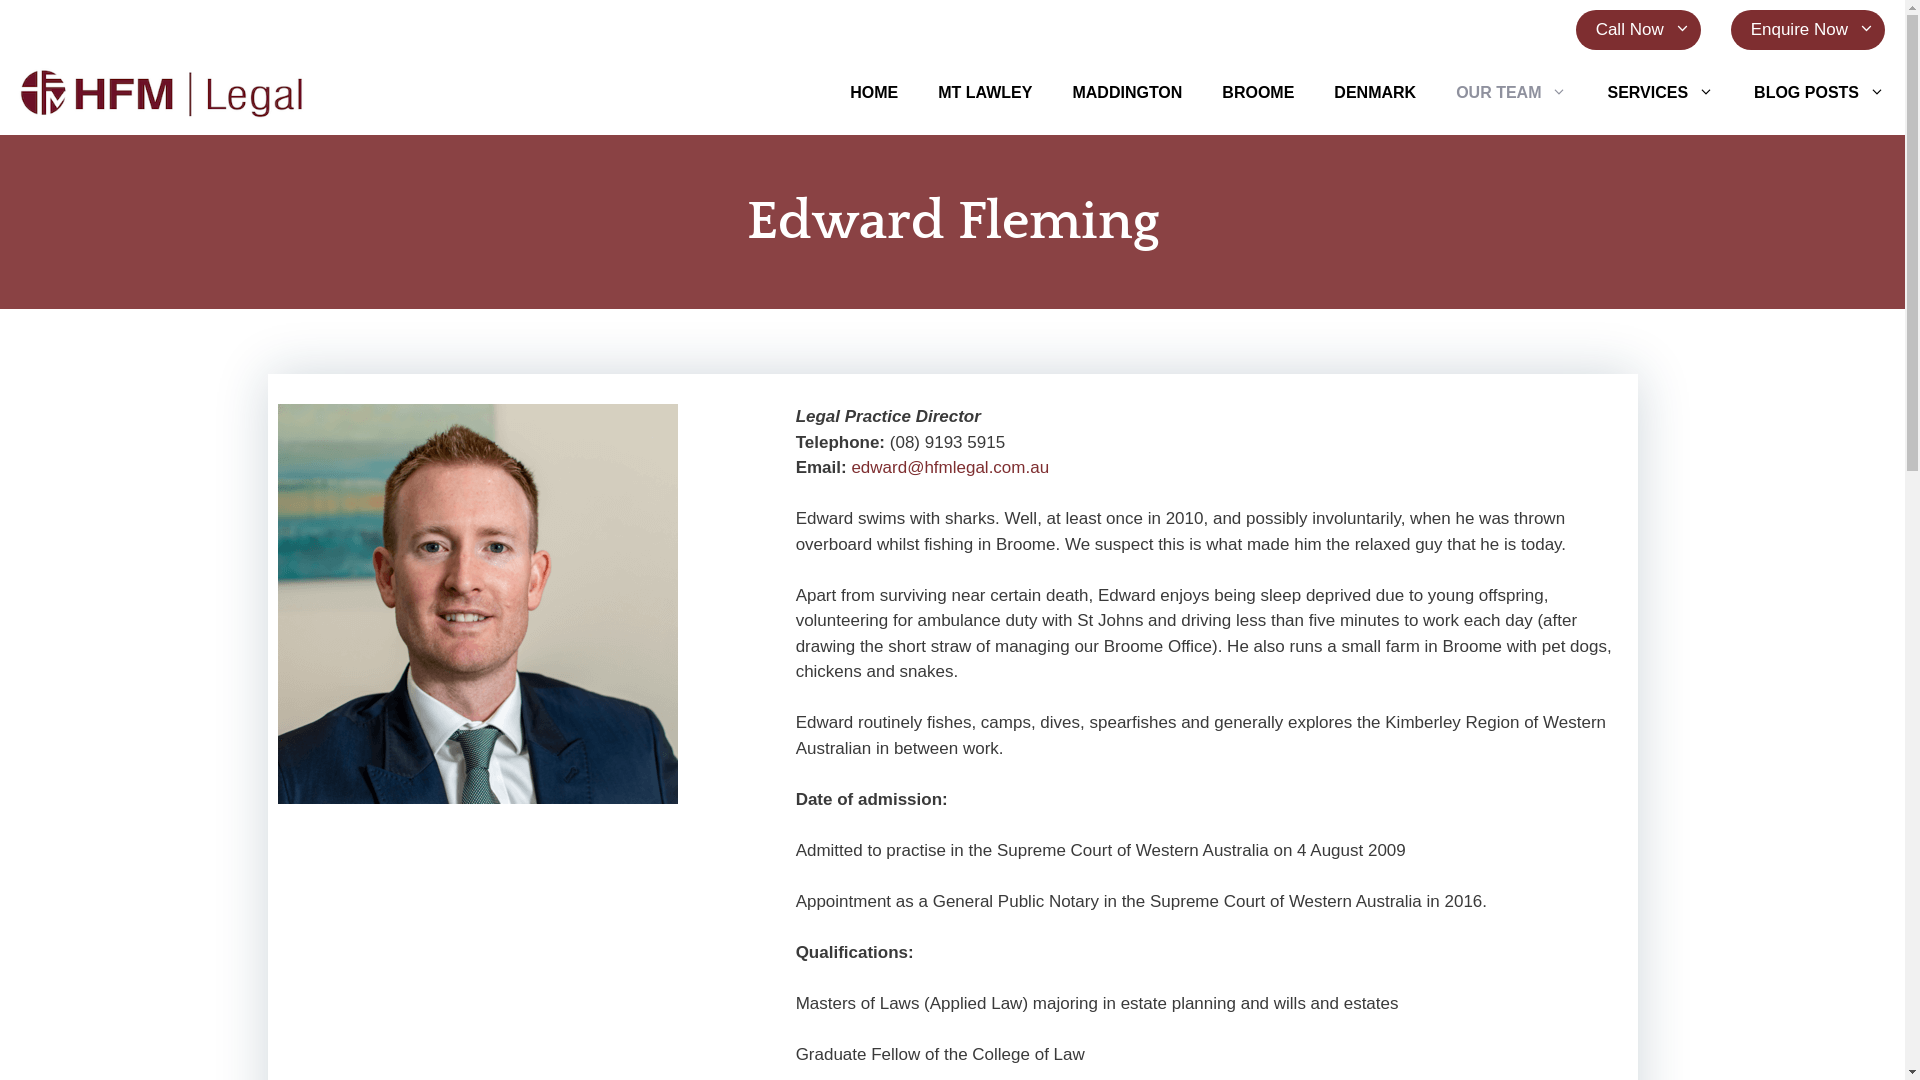  Describe the element at coordinates (1819, 92) in the screenshot. I see `'BLOG POSTS'` at that location.